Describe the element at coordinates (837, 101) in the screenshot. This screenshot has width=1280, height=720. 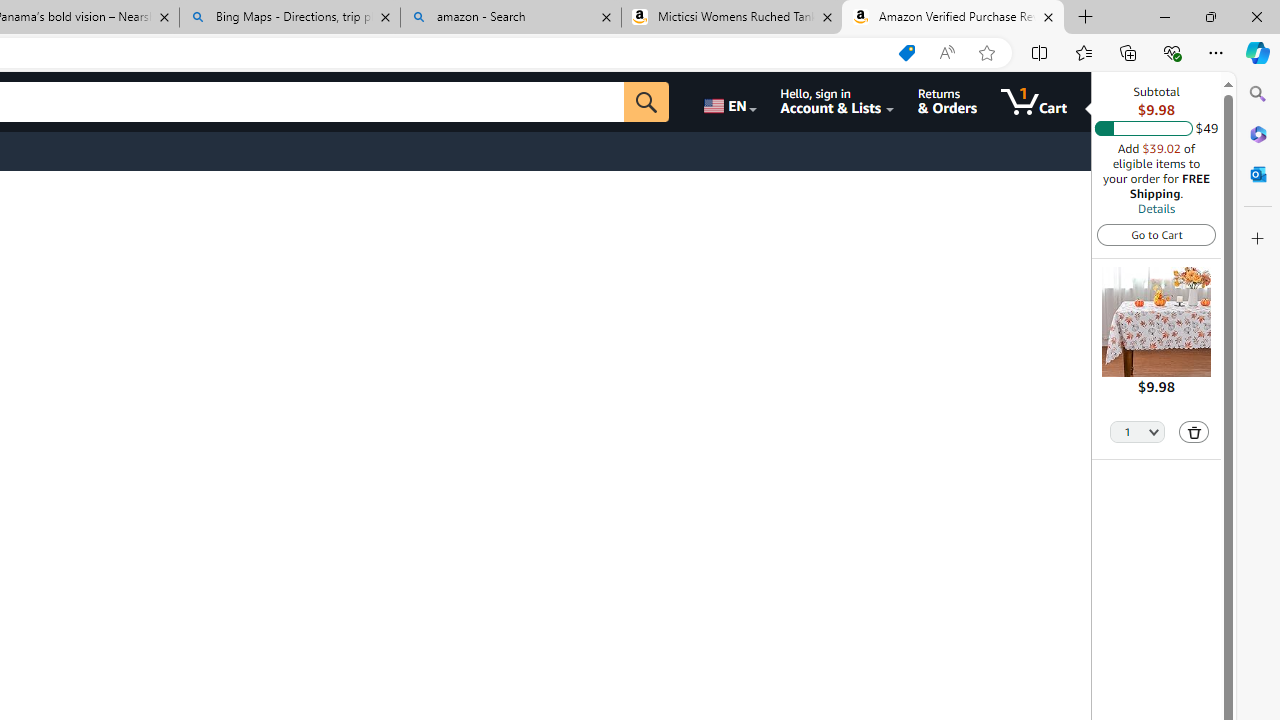
I see `'Hello, sign in Account & Lists'` at that location.